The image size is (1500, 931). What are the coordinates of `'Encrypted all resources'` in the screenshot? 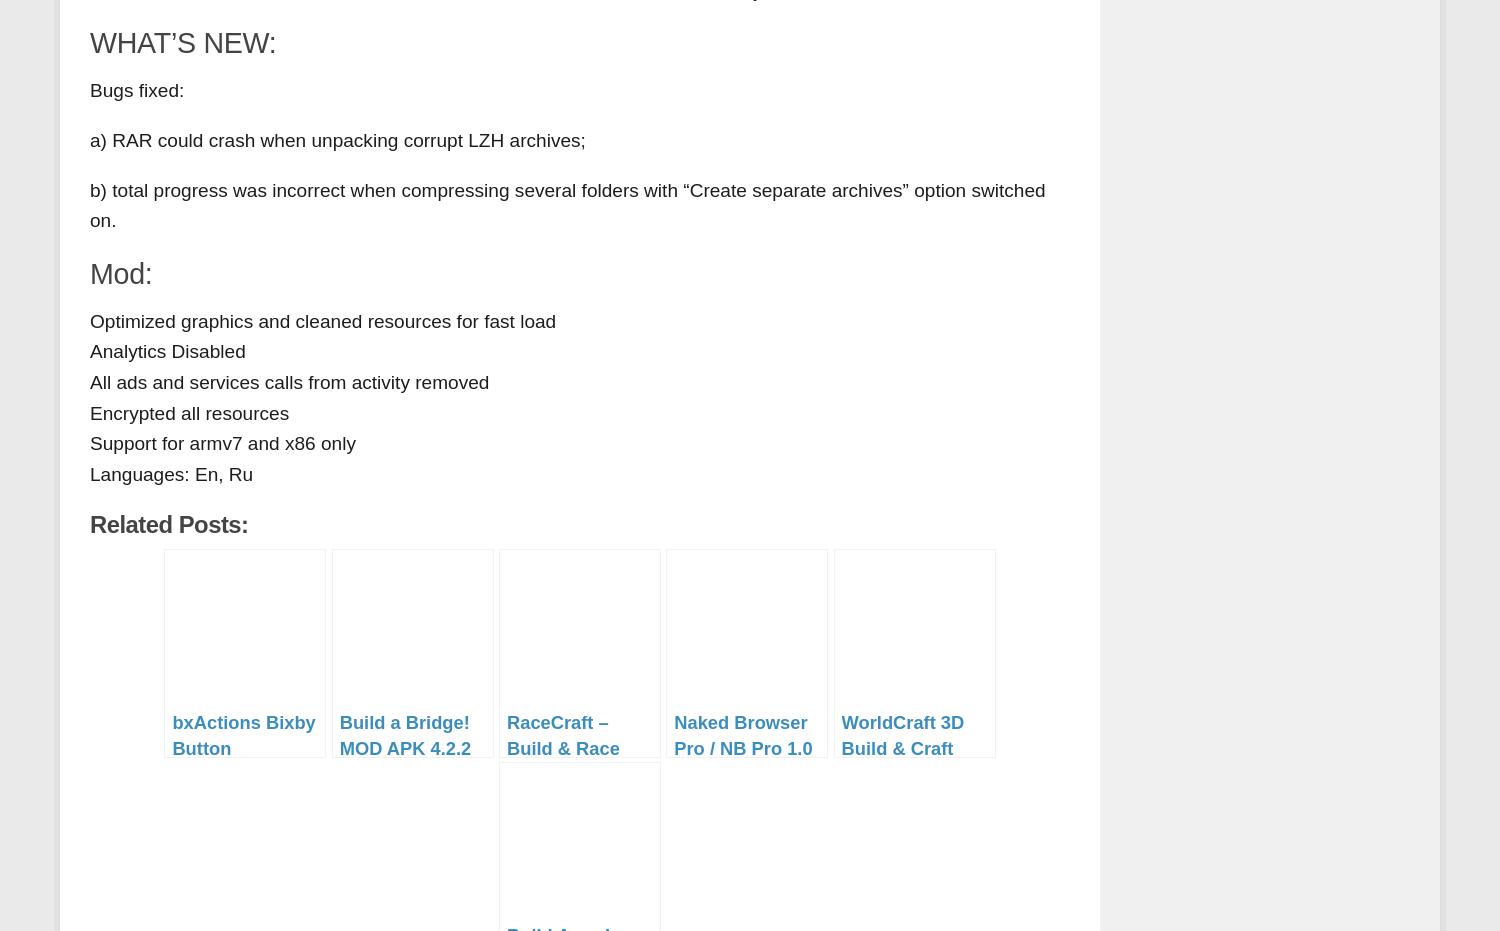 It's located at (188, 411).